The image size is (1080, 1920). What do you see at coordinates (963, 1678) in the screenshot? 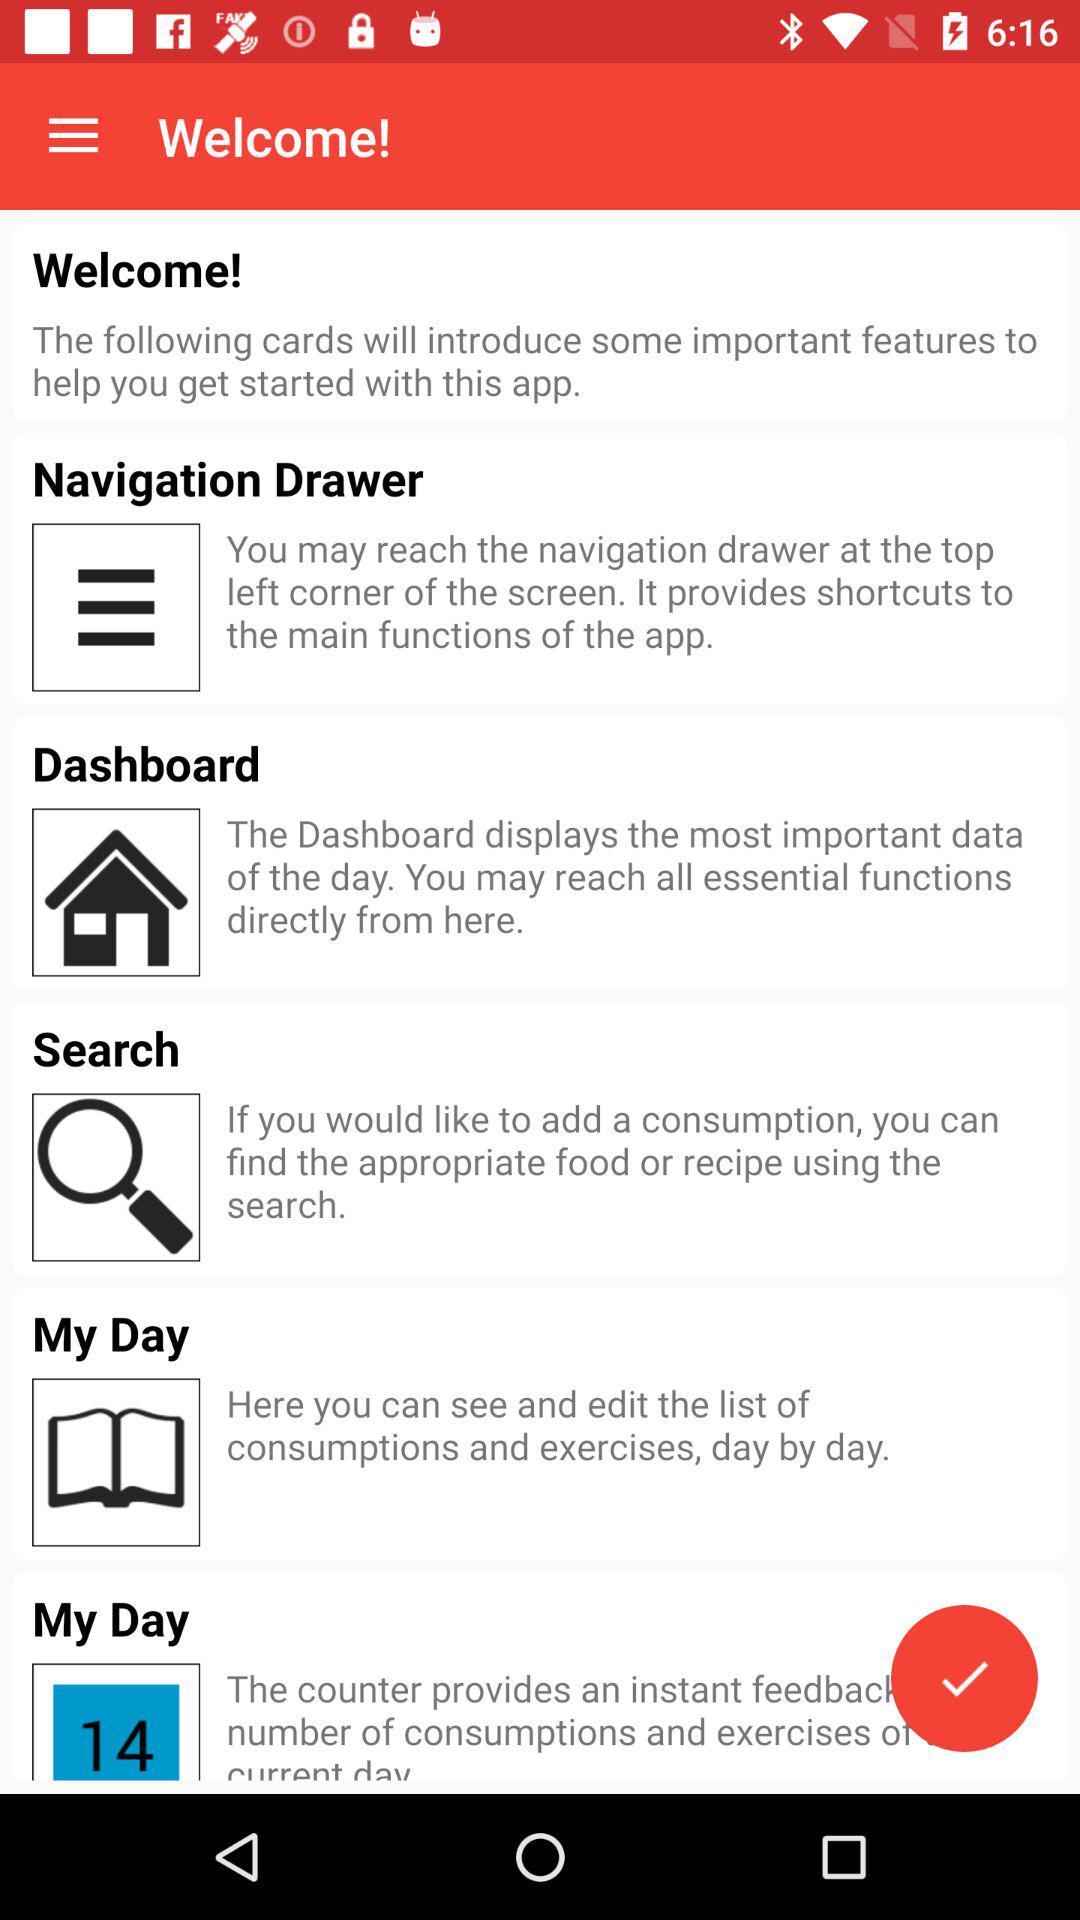
I see `the check icon` at bounding box center [963, 1678].